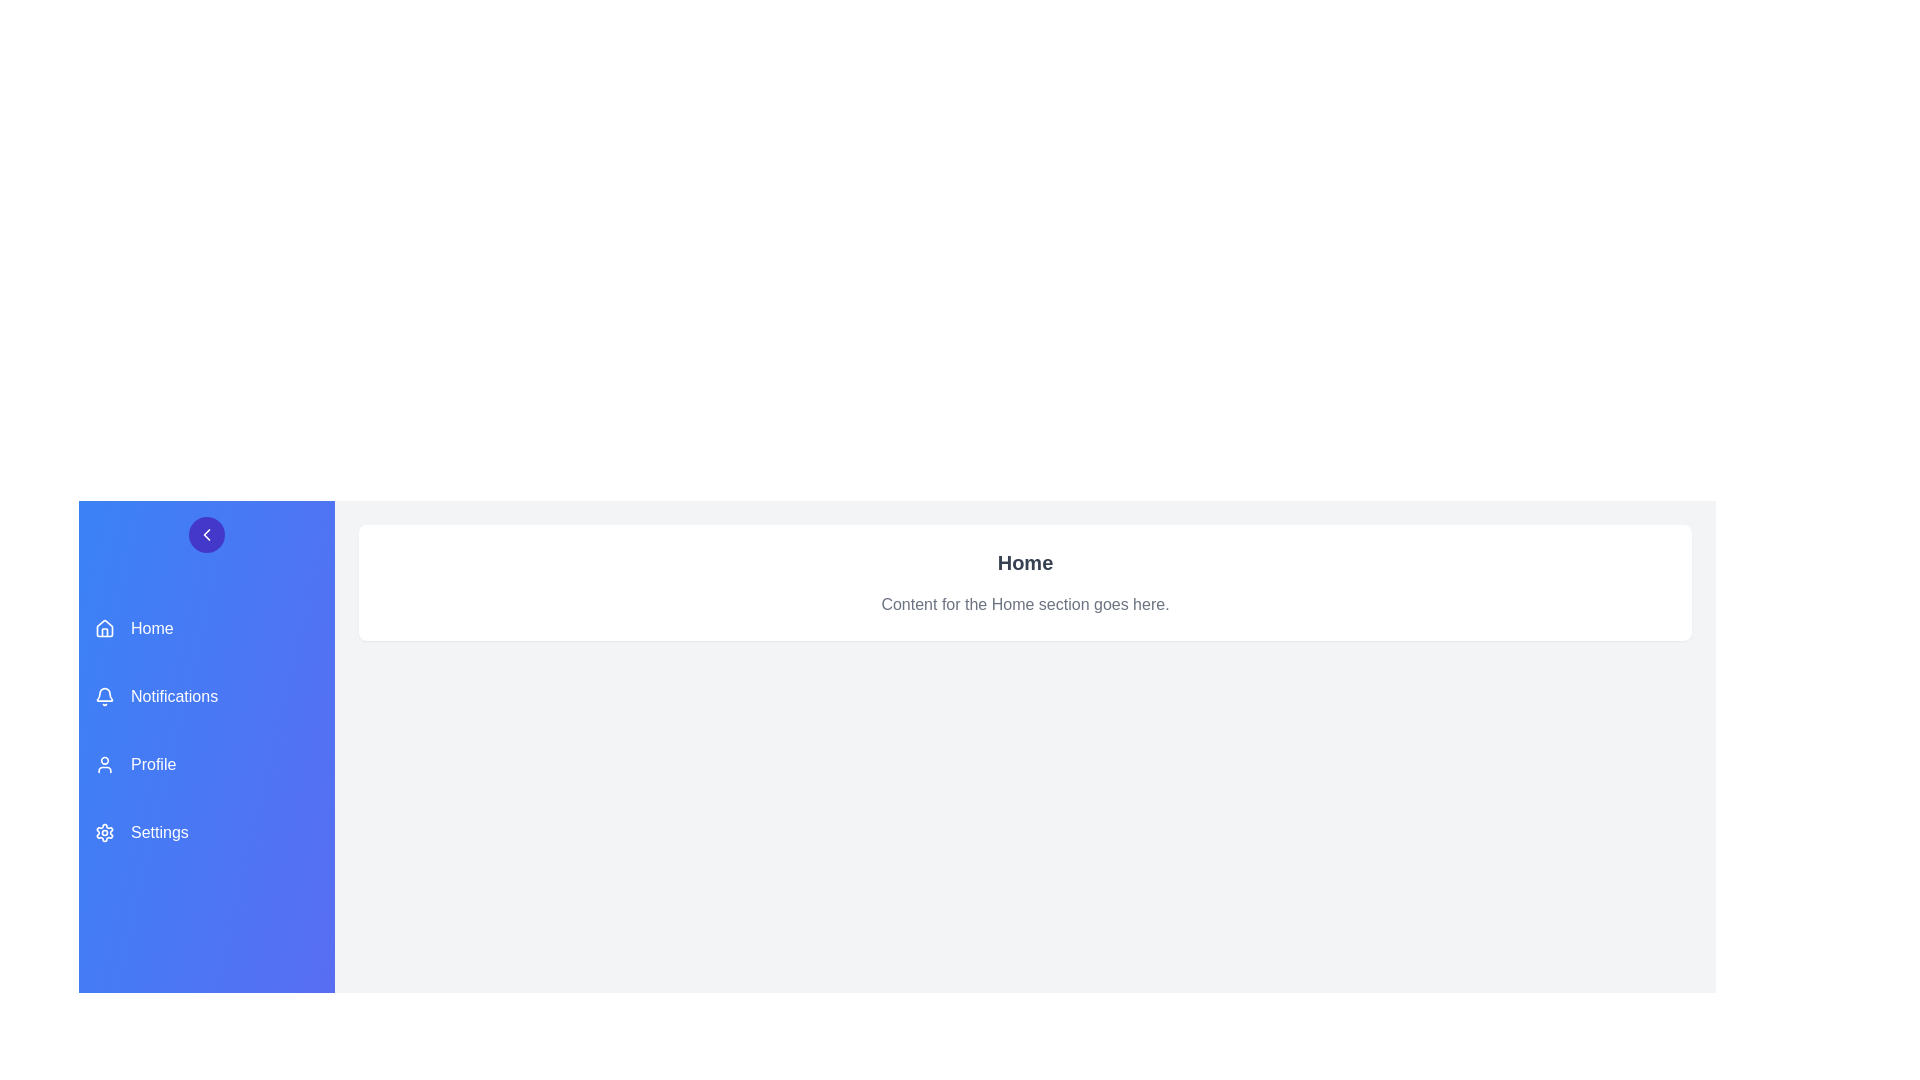 The height and width of the screenshot is (1080, 1920). What do you see at coordinates (104, 696) in the screenshot?
I see `the notification bell icon located in the vertical navigation menu bar` at bounding box center [104, 696].